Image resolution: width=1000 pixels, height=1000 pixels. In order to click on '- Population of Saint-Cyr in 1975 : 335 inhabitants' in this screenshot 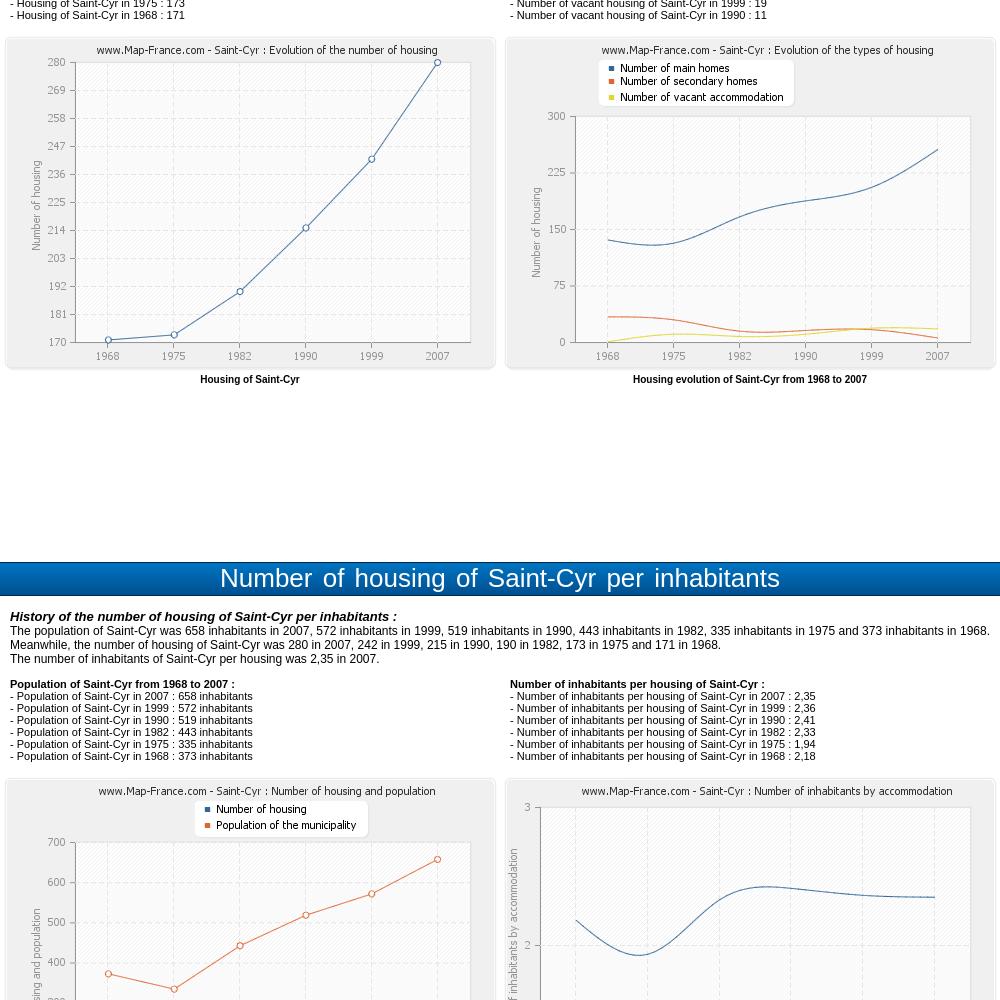, I will do `click(10, 743)`.